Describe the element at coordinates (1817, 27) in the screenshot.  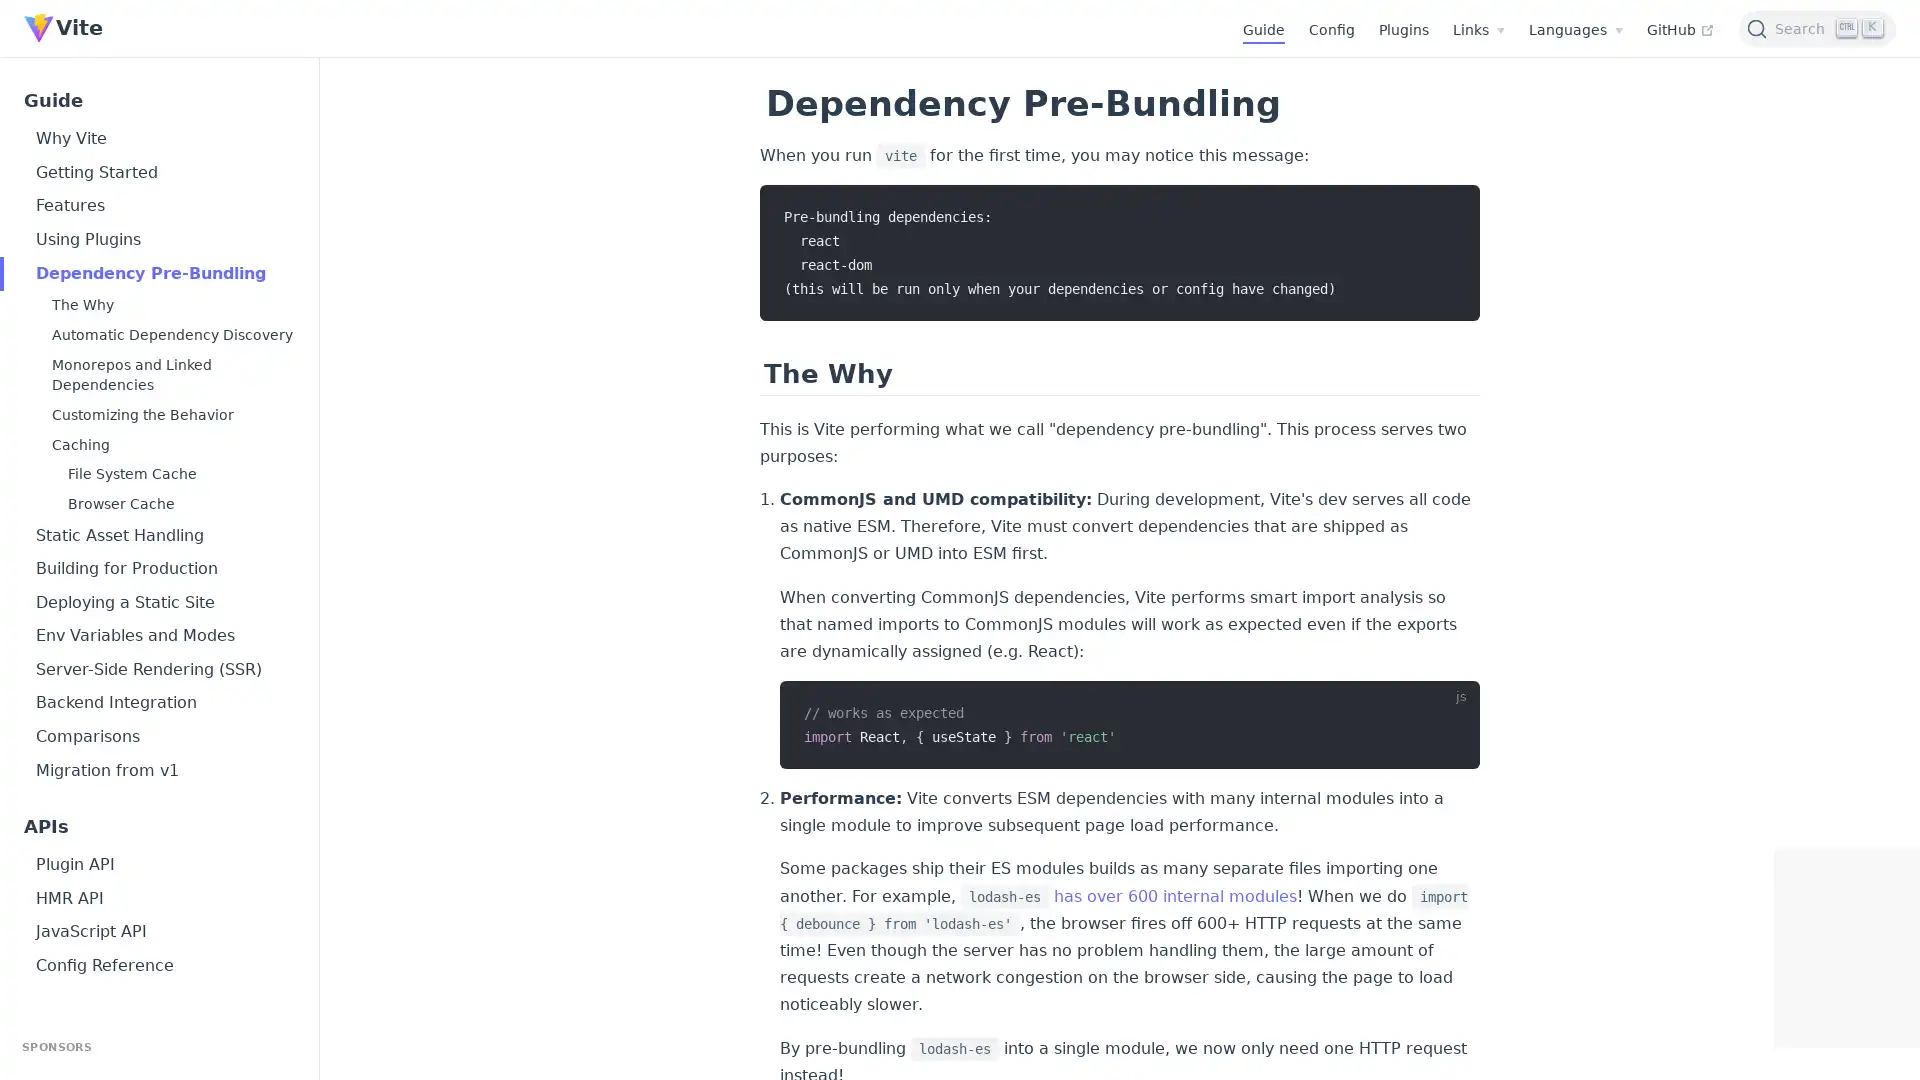
I see `Search` at that location.